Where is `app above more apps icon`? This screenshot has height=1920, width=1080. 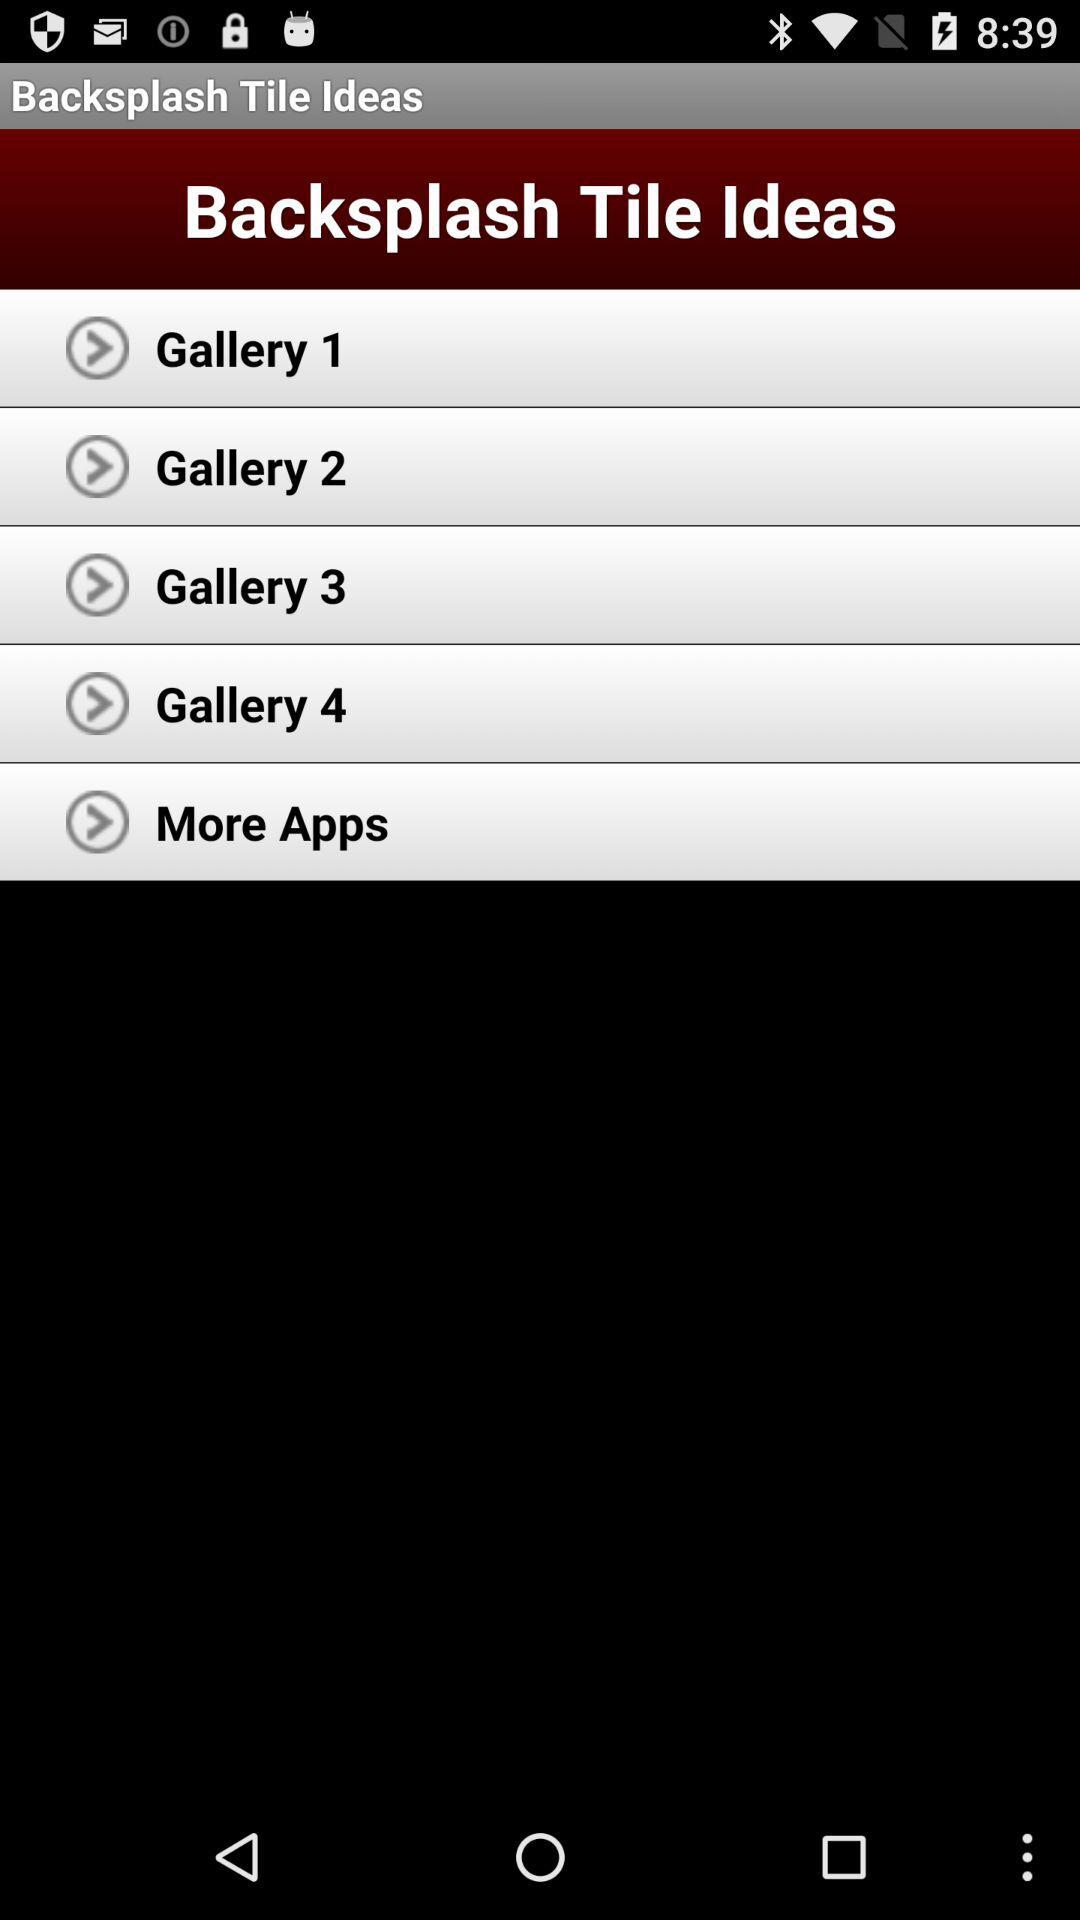
app above more apps icon is located at coordinates (250, 703).